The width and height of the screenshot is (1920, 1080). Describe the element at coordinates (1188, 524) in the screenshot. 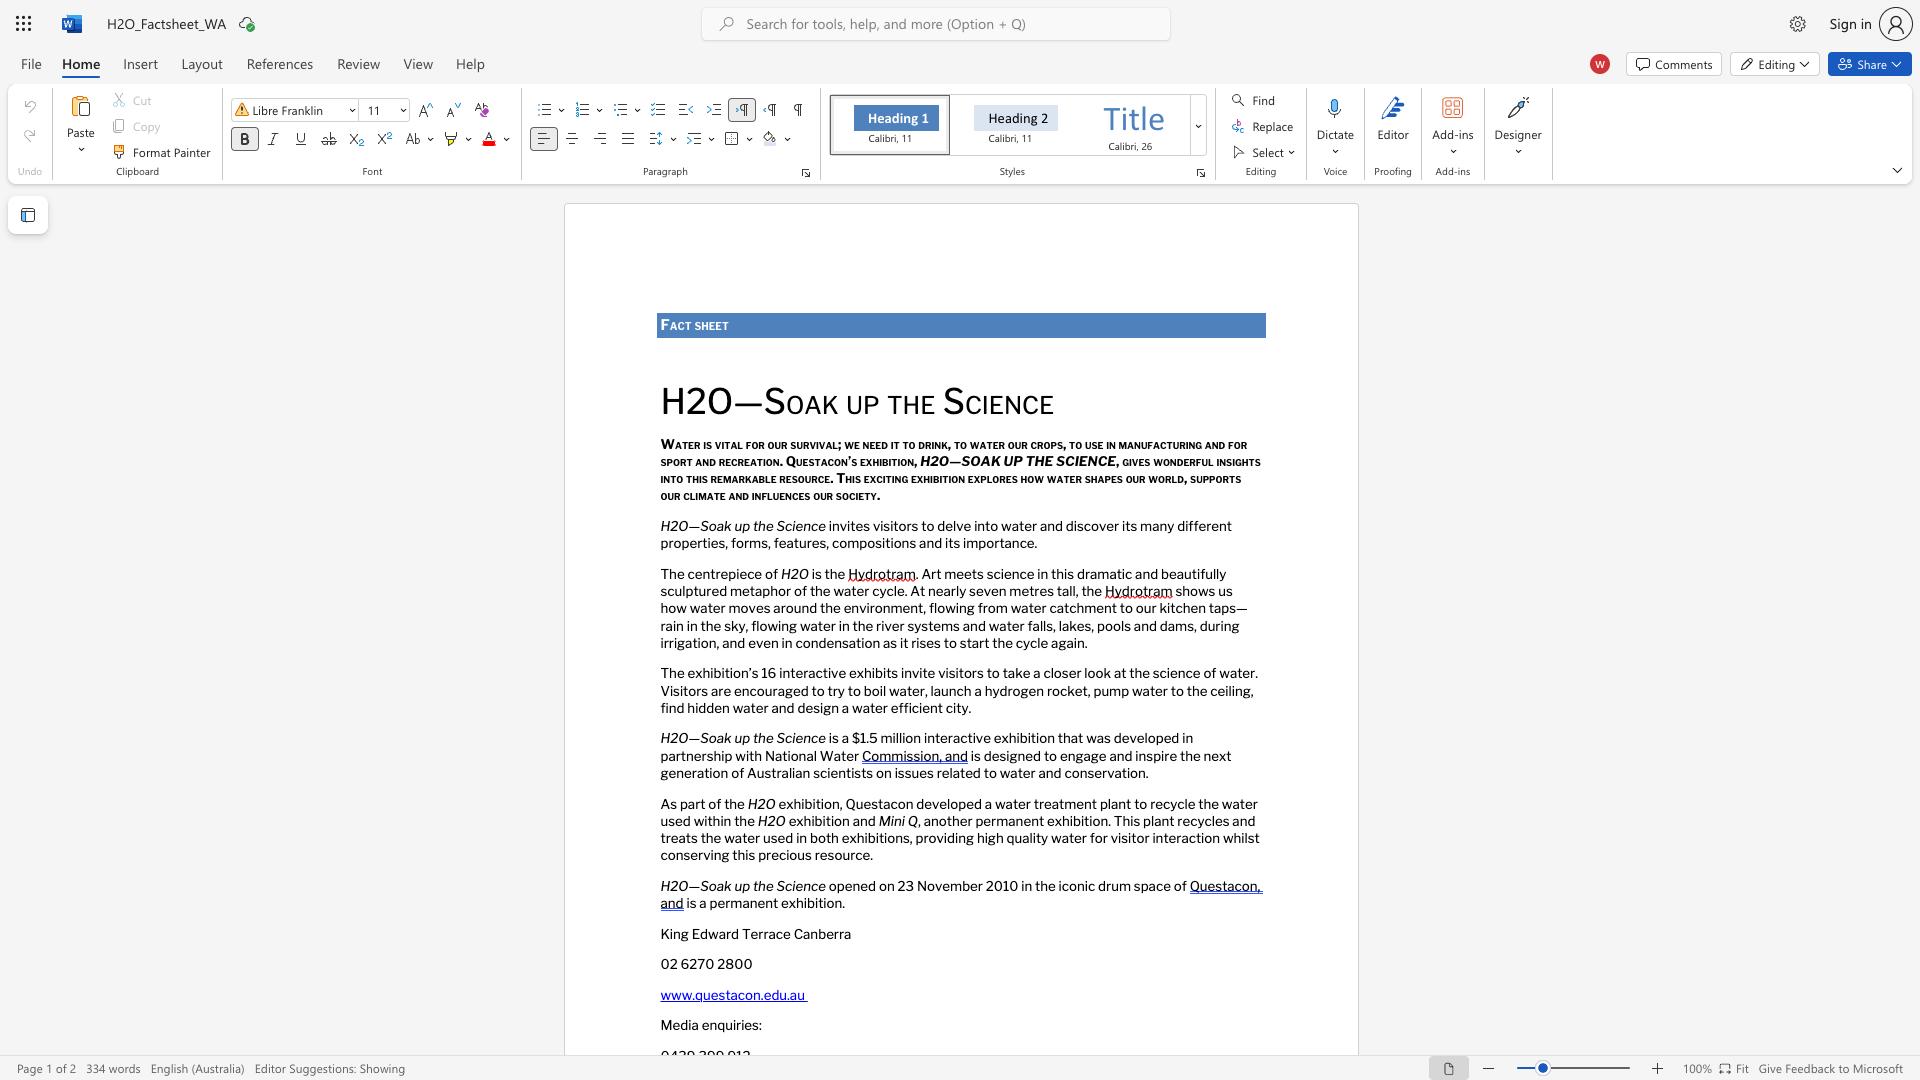

I see `the subset text "fferent properties, forms, features," within the text "invites visitors to delve into water and discover its many different properties, forms, features,"` at that location.